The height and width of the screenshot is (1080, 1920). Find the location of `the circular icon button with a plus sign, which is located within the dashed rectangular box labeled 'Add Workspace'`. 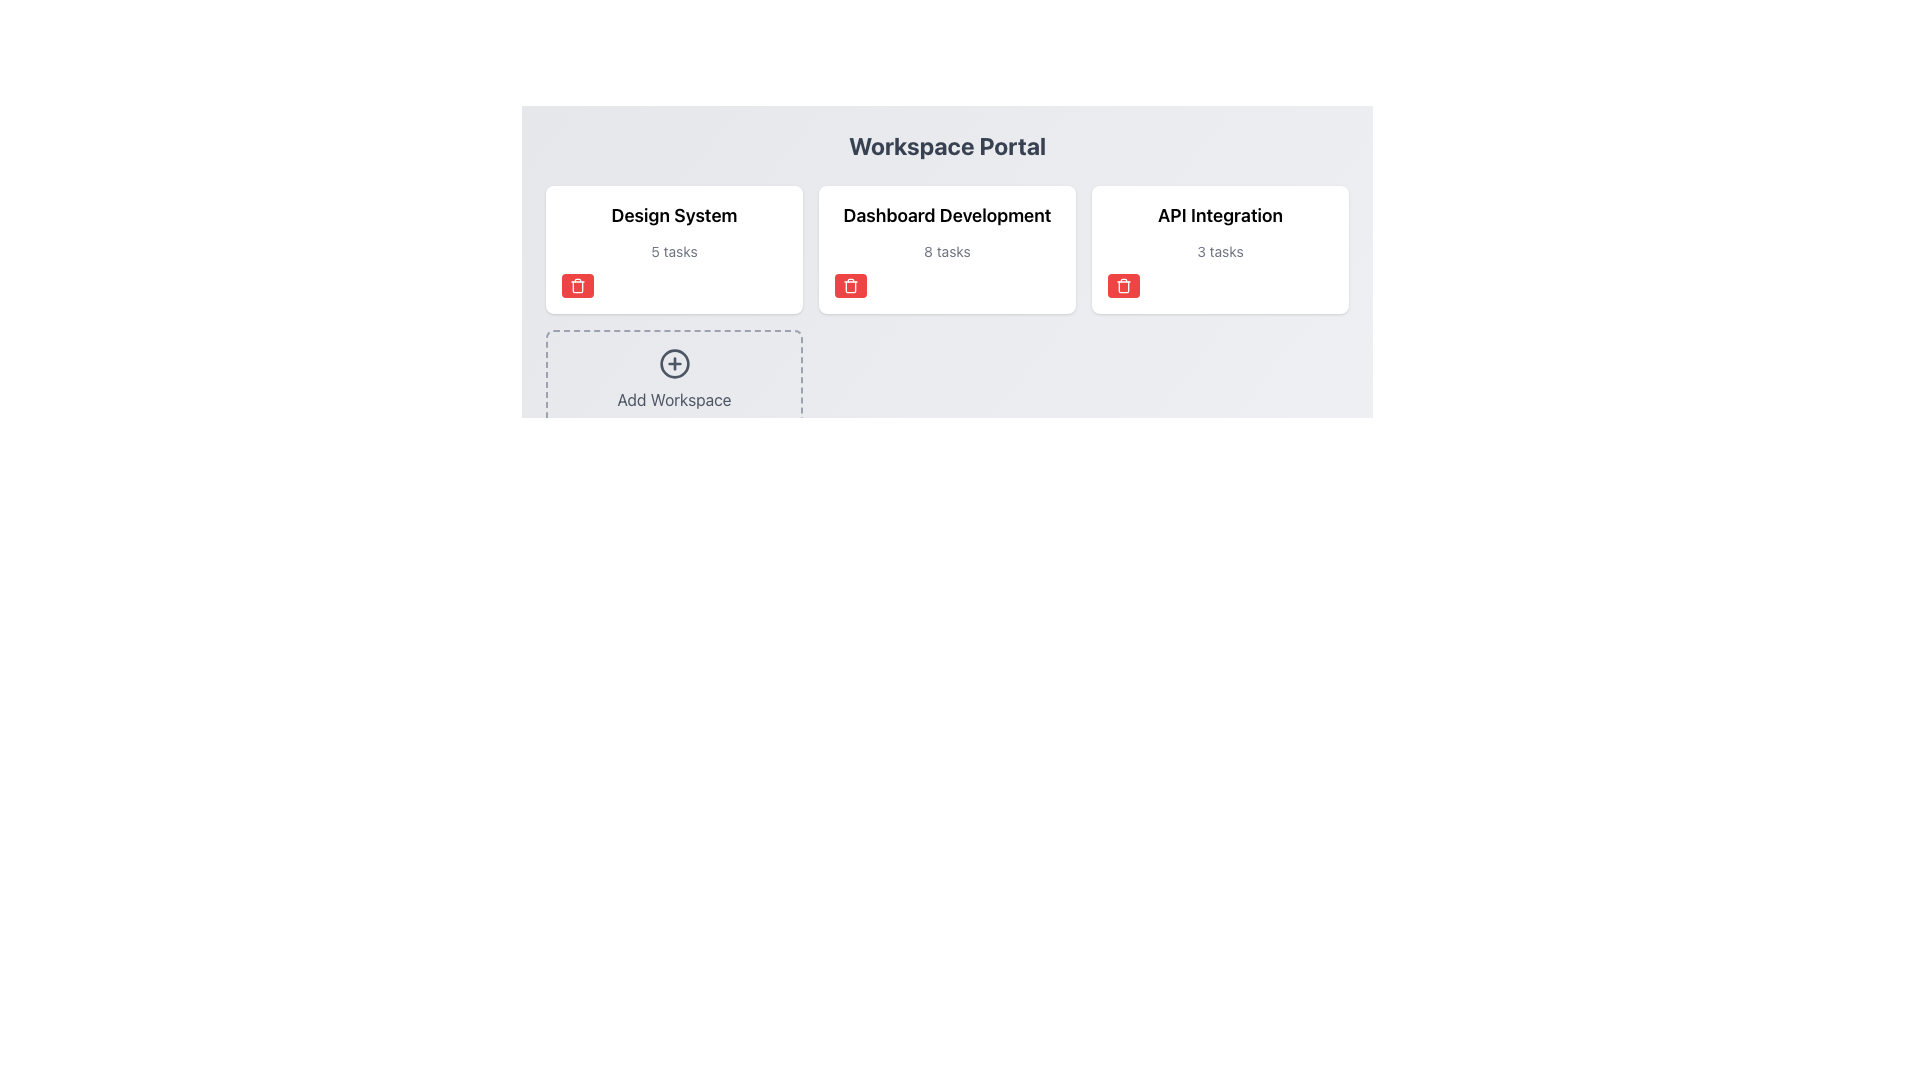

the circular icon button with a plus sign, which is located within the dashed rectangular box labeled 'Add Workspace' is located at coordinates (674, 363).